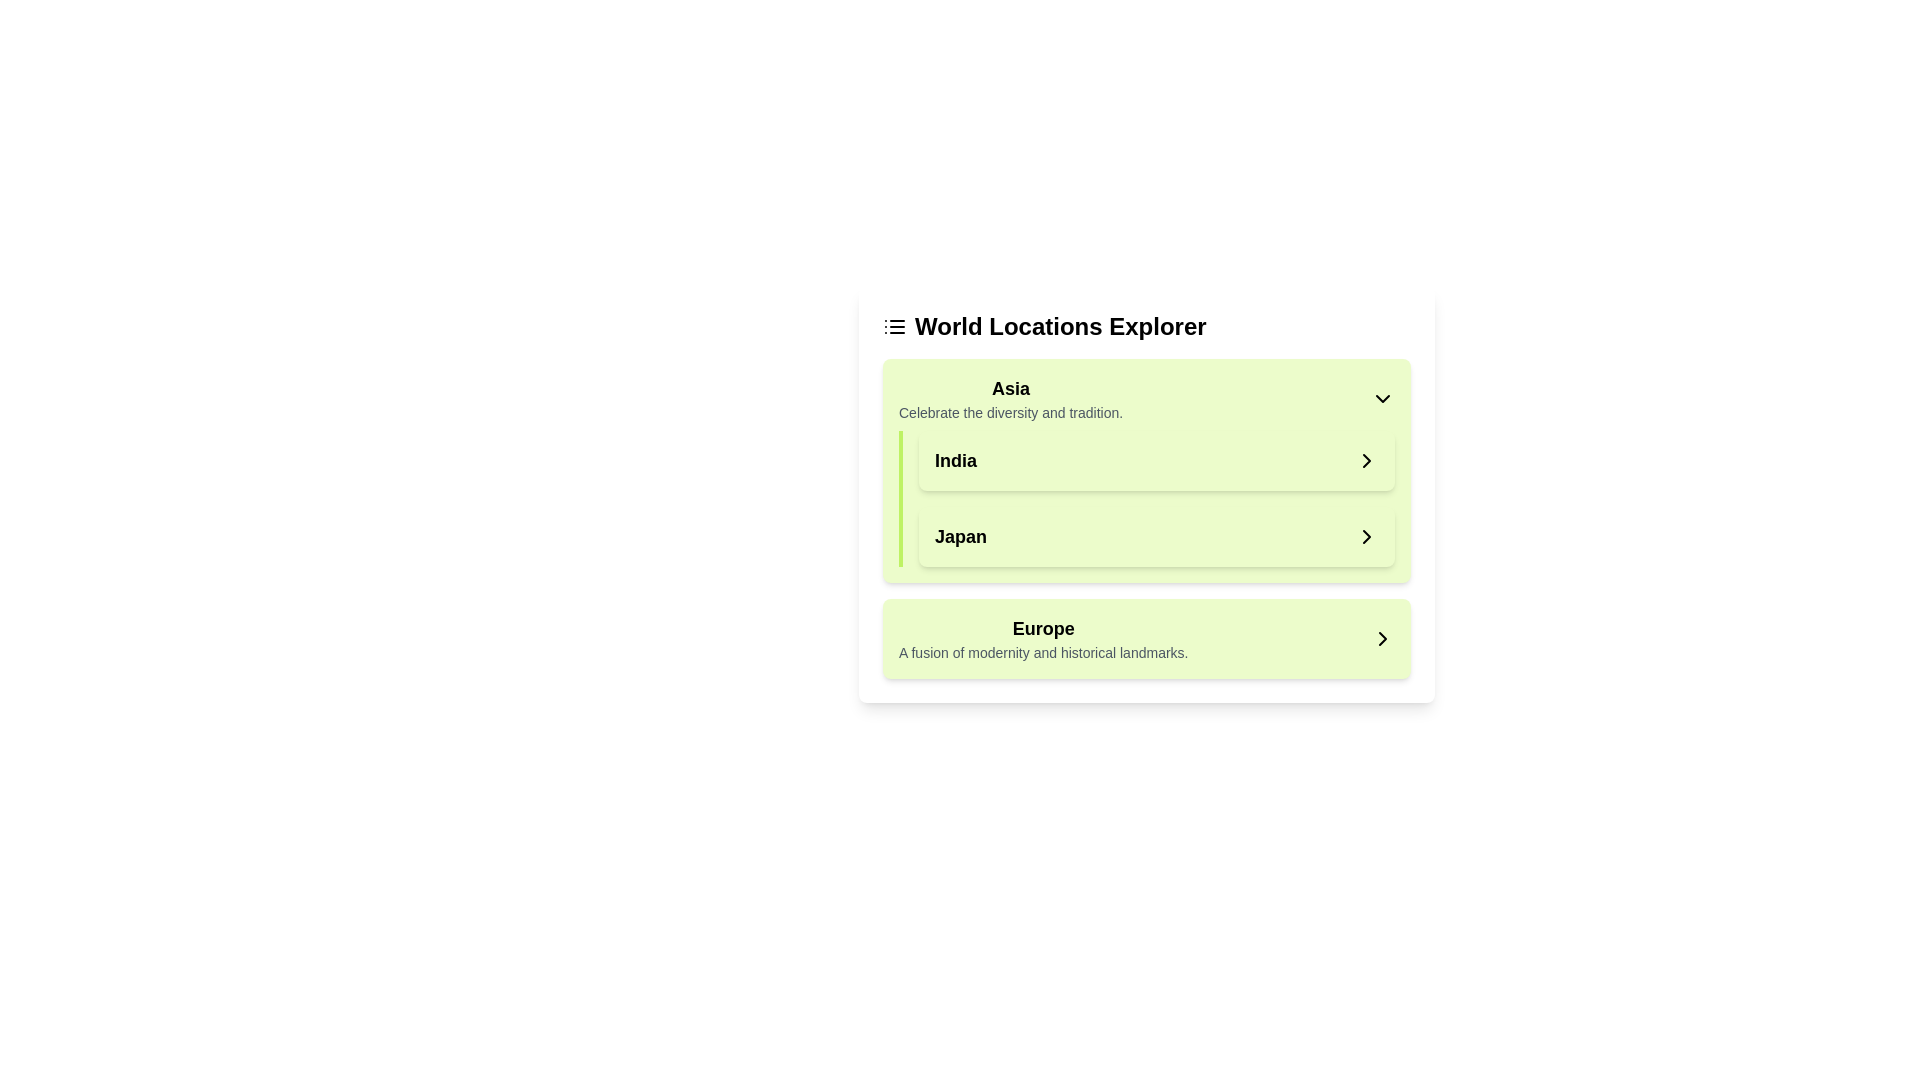 The image size is (1920, 1080). I want to click on the 'India' text label in the dropdown list under 'Asia' in the 'World Locations Explorer', so click(954, 461).